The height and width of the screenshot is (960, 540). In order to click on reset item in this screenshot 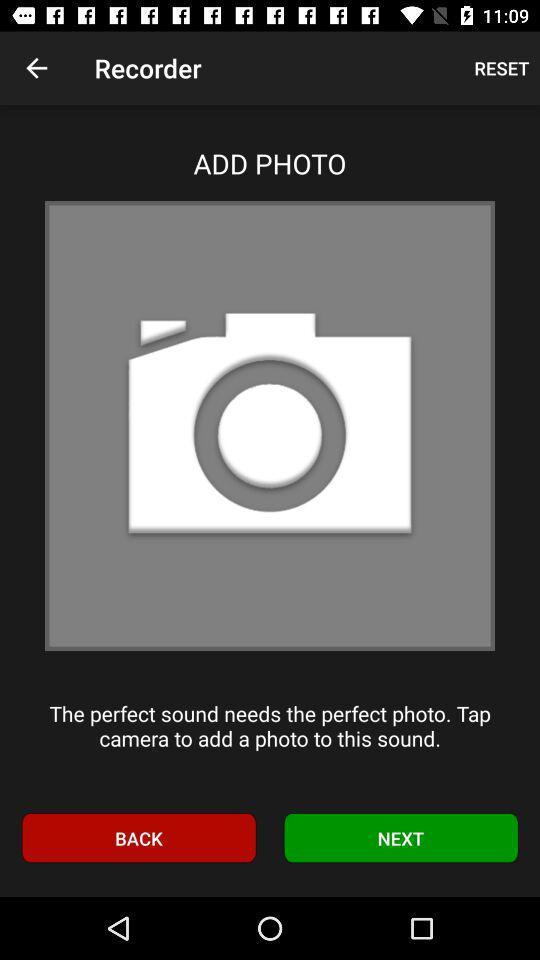, I will do `click(500, 68)`.